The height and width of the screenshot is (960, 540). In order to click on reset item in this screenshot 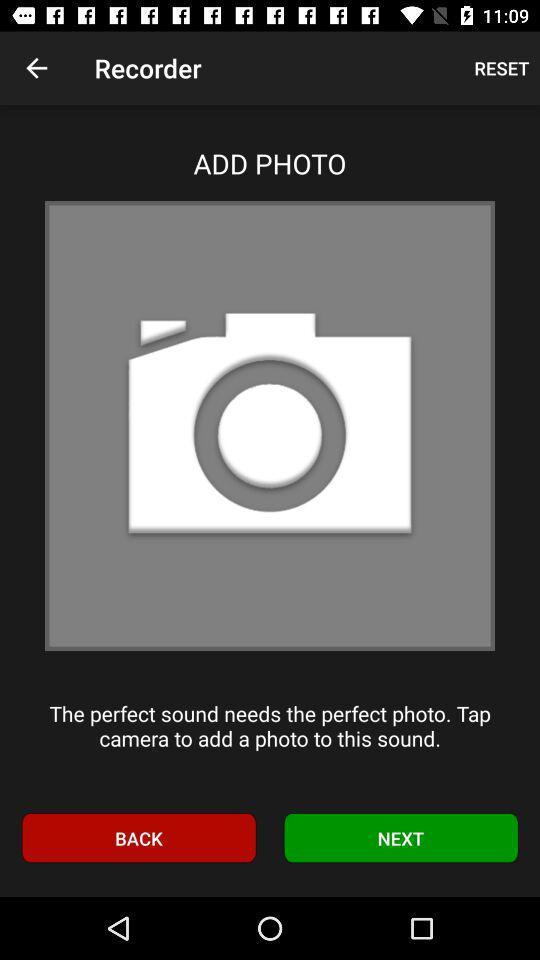, I will do `click(500, 68)`.